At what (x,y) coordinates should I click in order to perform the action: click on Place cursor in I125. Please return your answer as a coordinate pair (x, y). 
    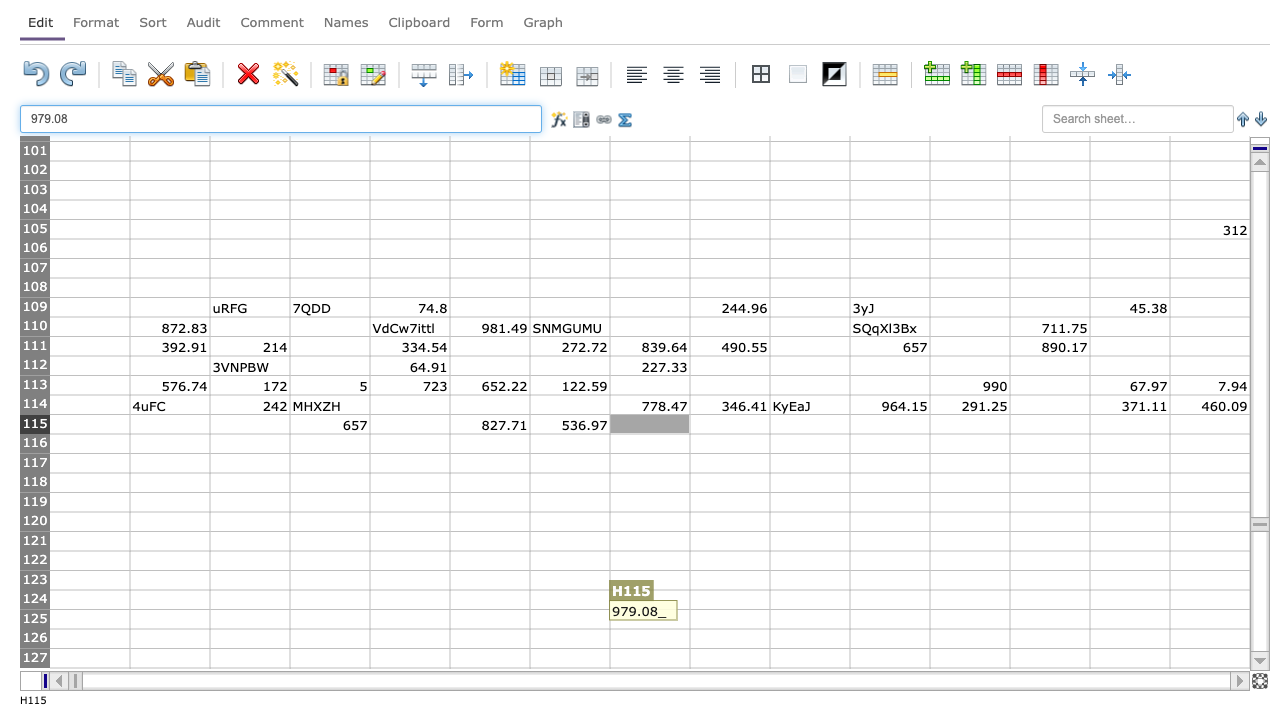
    Looking at the image, I should click on (728, 618).